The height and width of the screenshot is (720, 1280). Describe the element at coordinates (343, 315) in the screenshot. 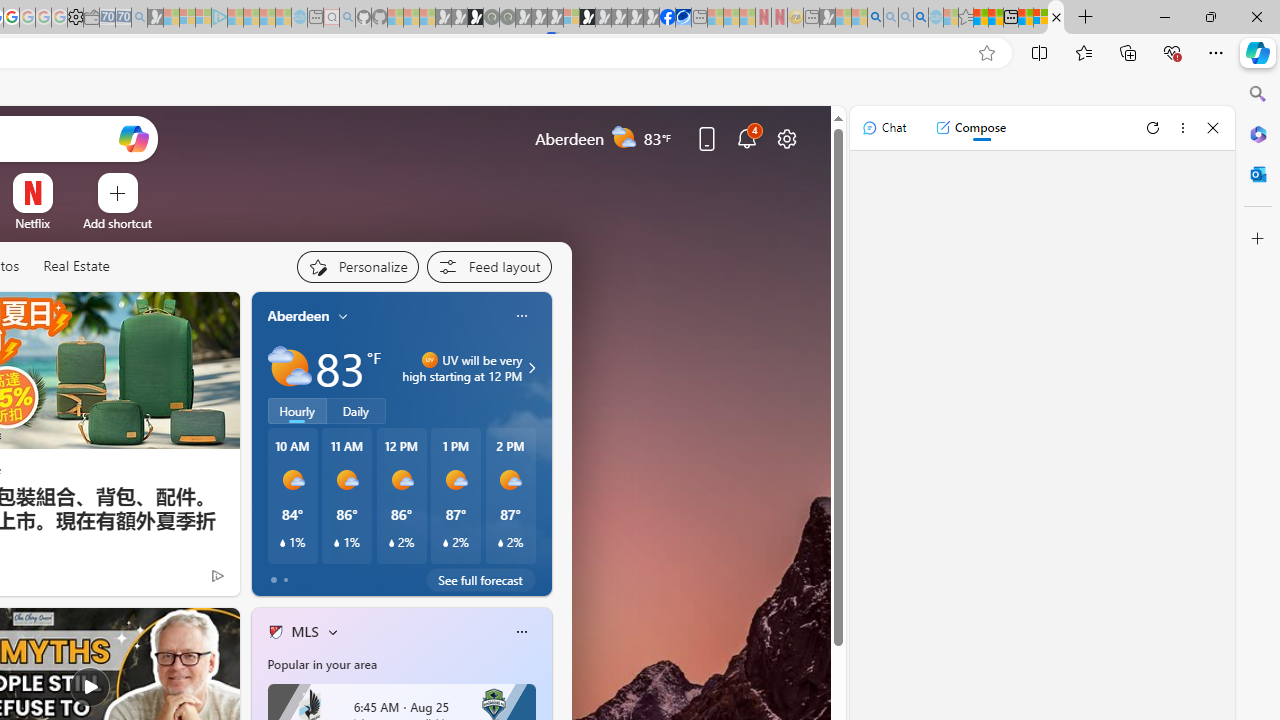

I see `'My location'` at that location.